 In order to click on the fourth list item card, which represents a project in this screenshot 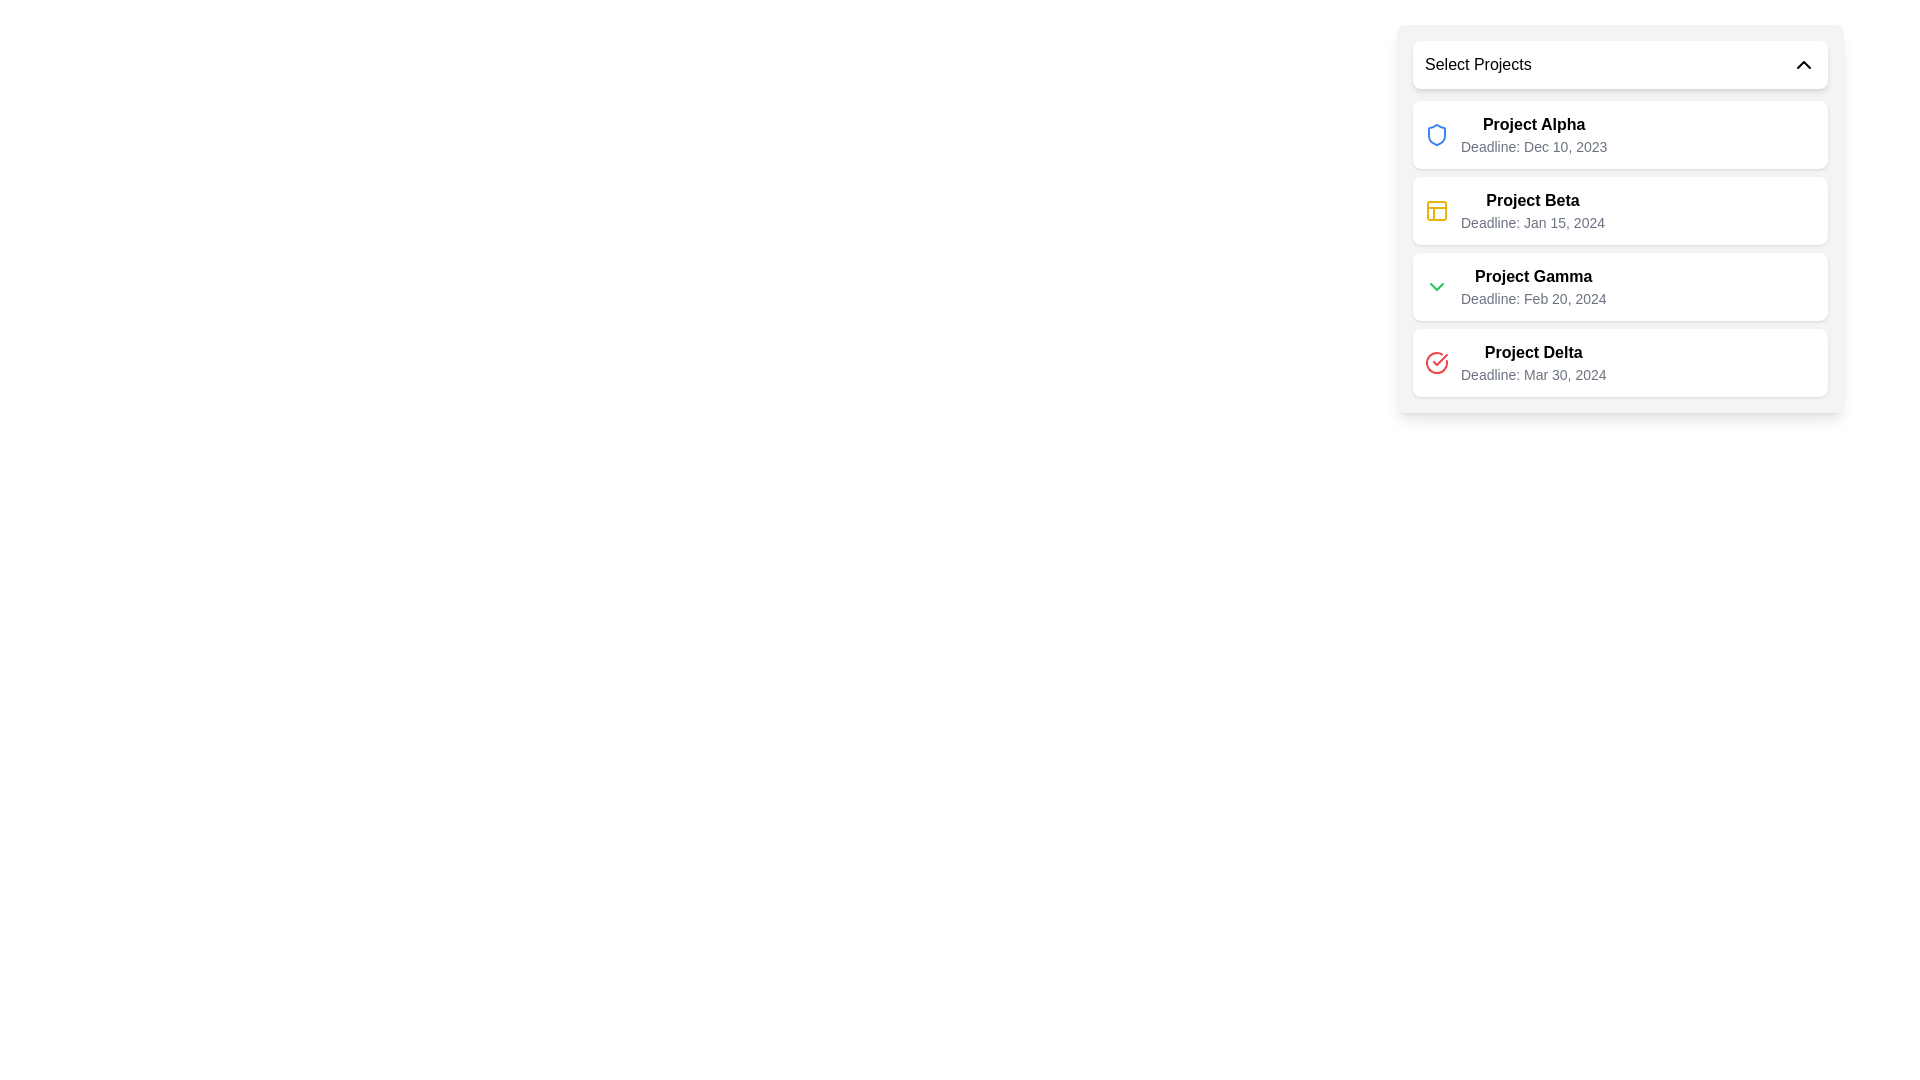, I will do `click(1620, 362)`.